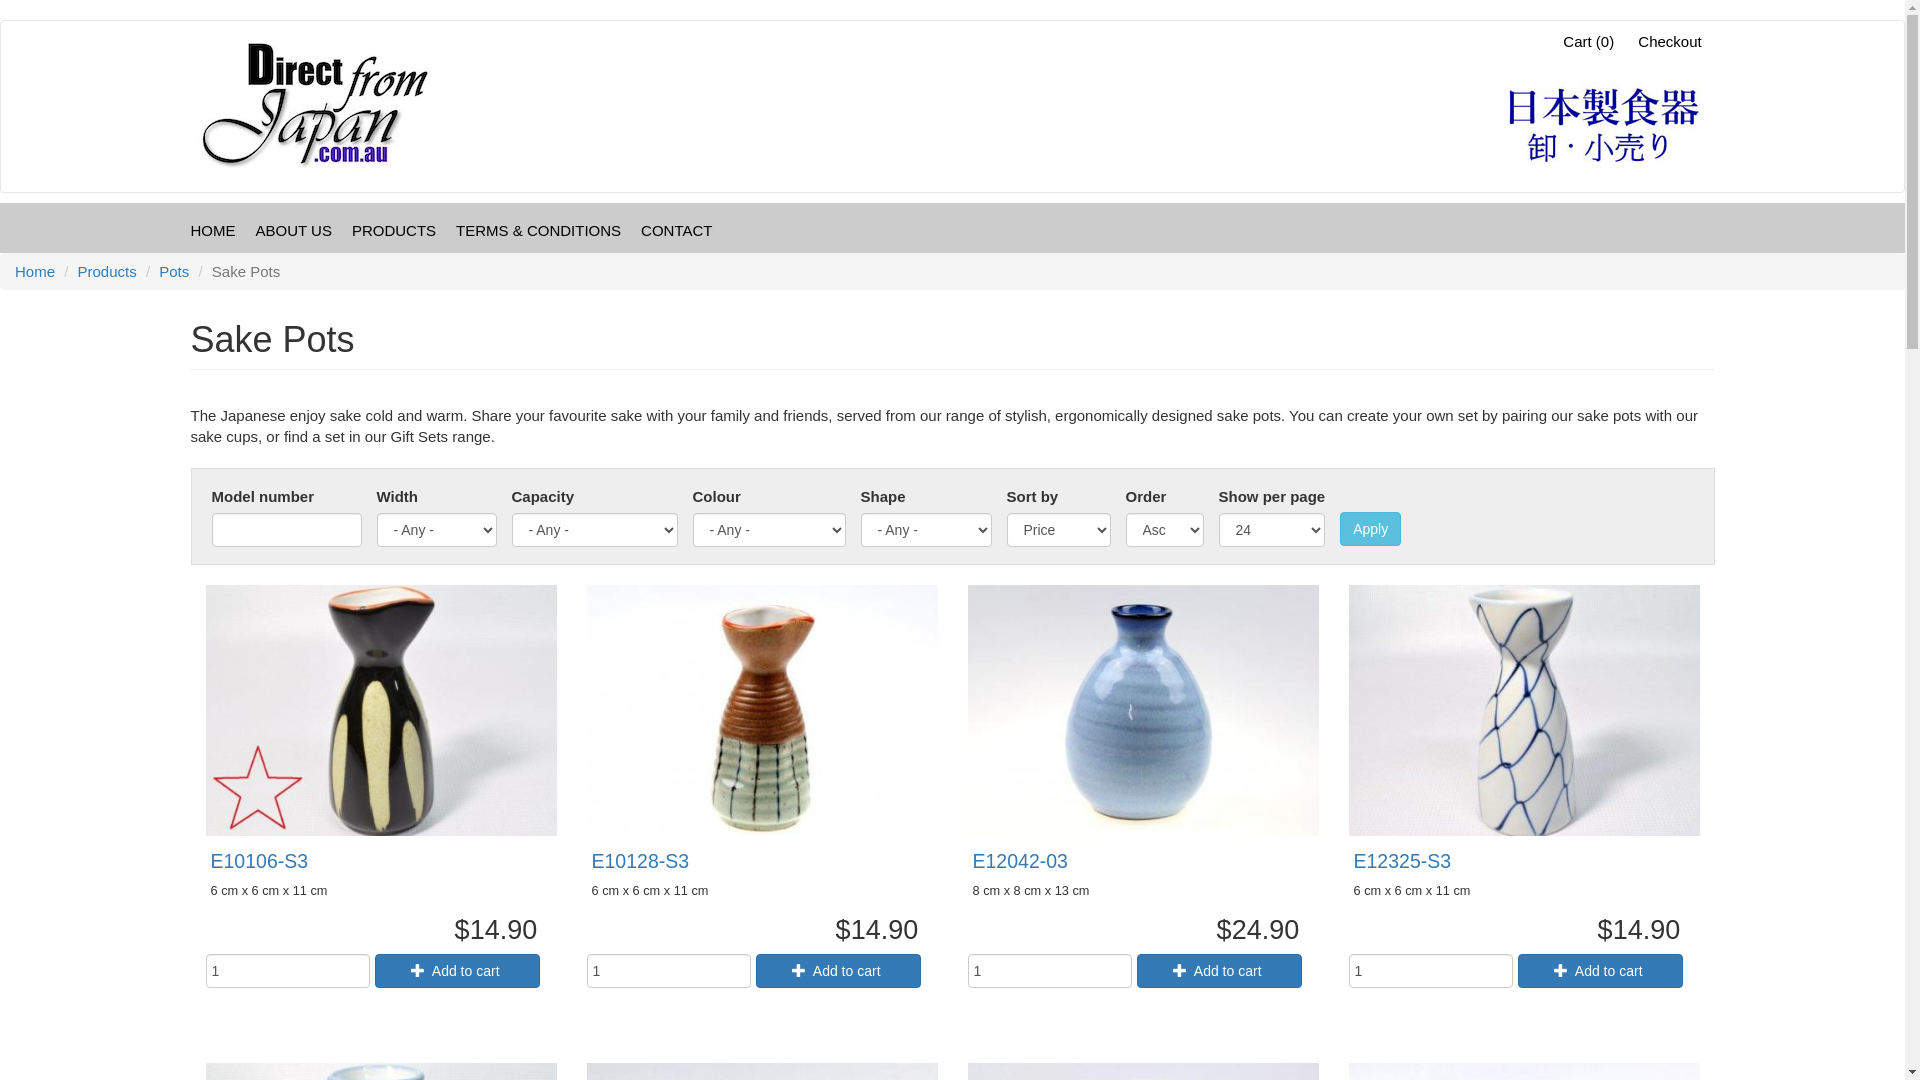 The height and width of the screenshot is (1080, 1920). I want to click on 'Skip to main content', so click(0, 20).